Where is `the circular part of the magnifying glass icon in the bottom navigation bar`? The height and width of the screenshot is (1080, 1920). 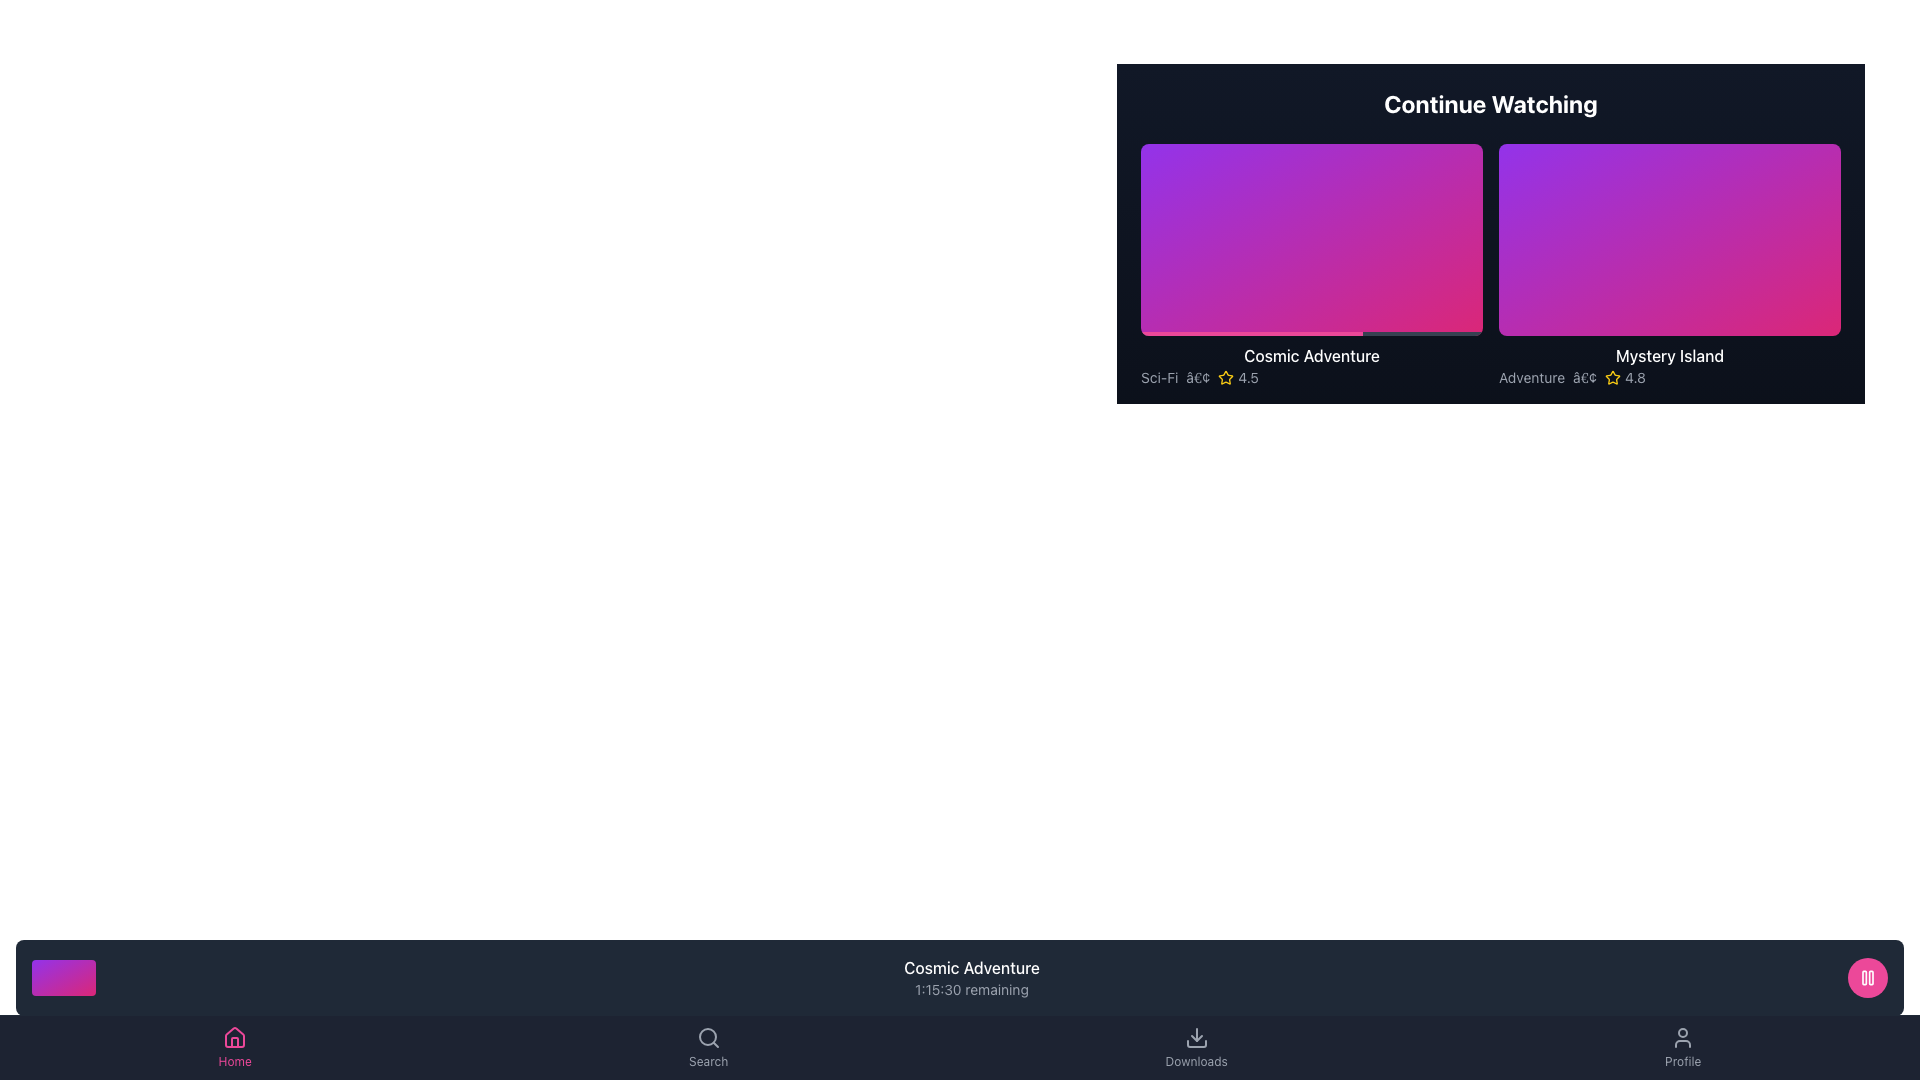
the circular part of the magnifying glass icon in the bottom navigation bar is located at coordinates (707, 1036).